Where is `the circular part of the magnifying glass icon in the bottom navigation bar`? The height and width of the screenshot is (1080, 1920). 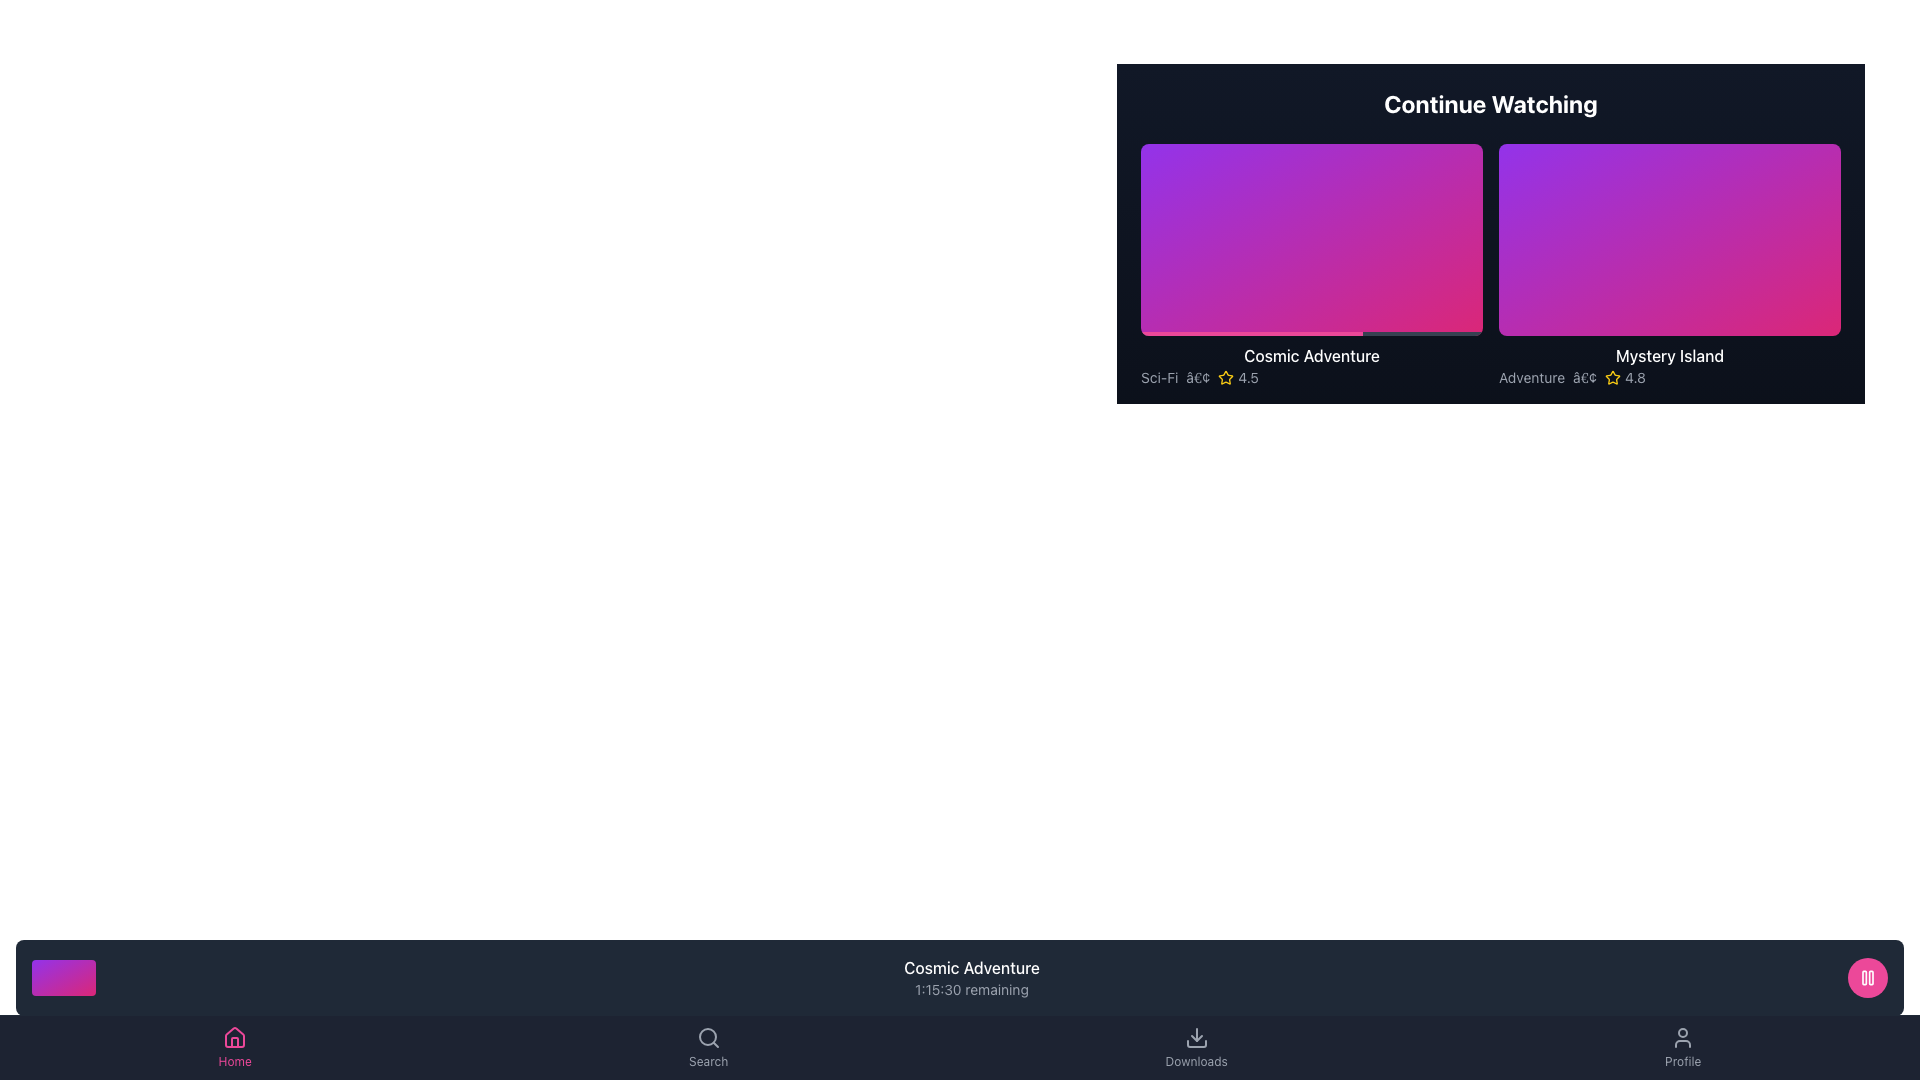
the circular part of the magnifying glass icon in the bottom navigation bar is located at coordinates (707, 1036).